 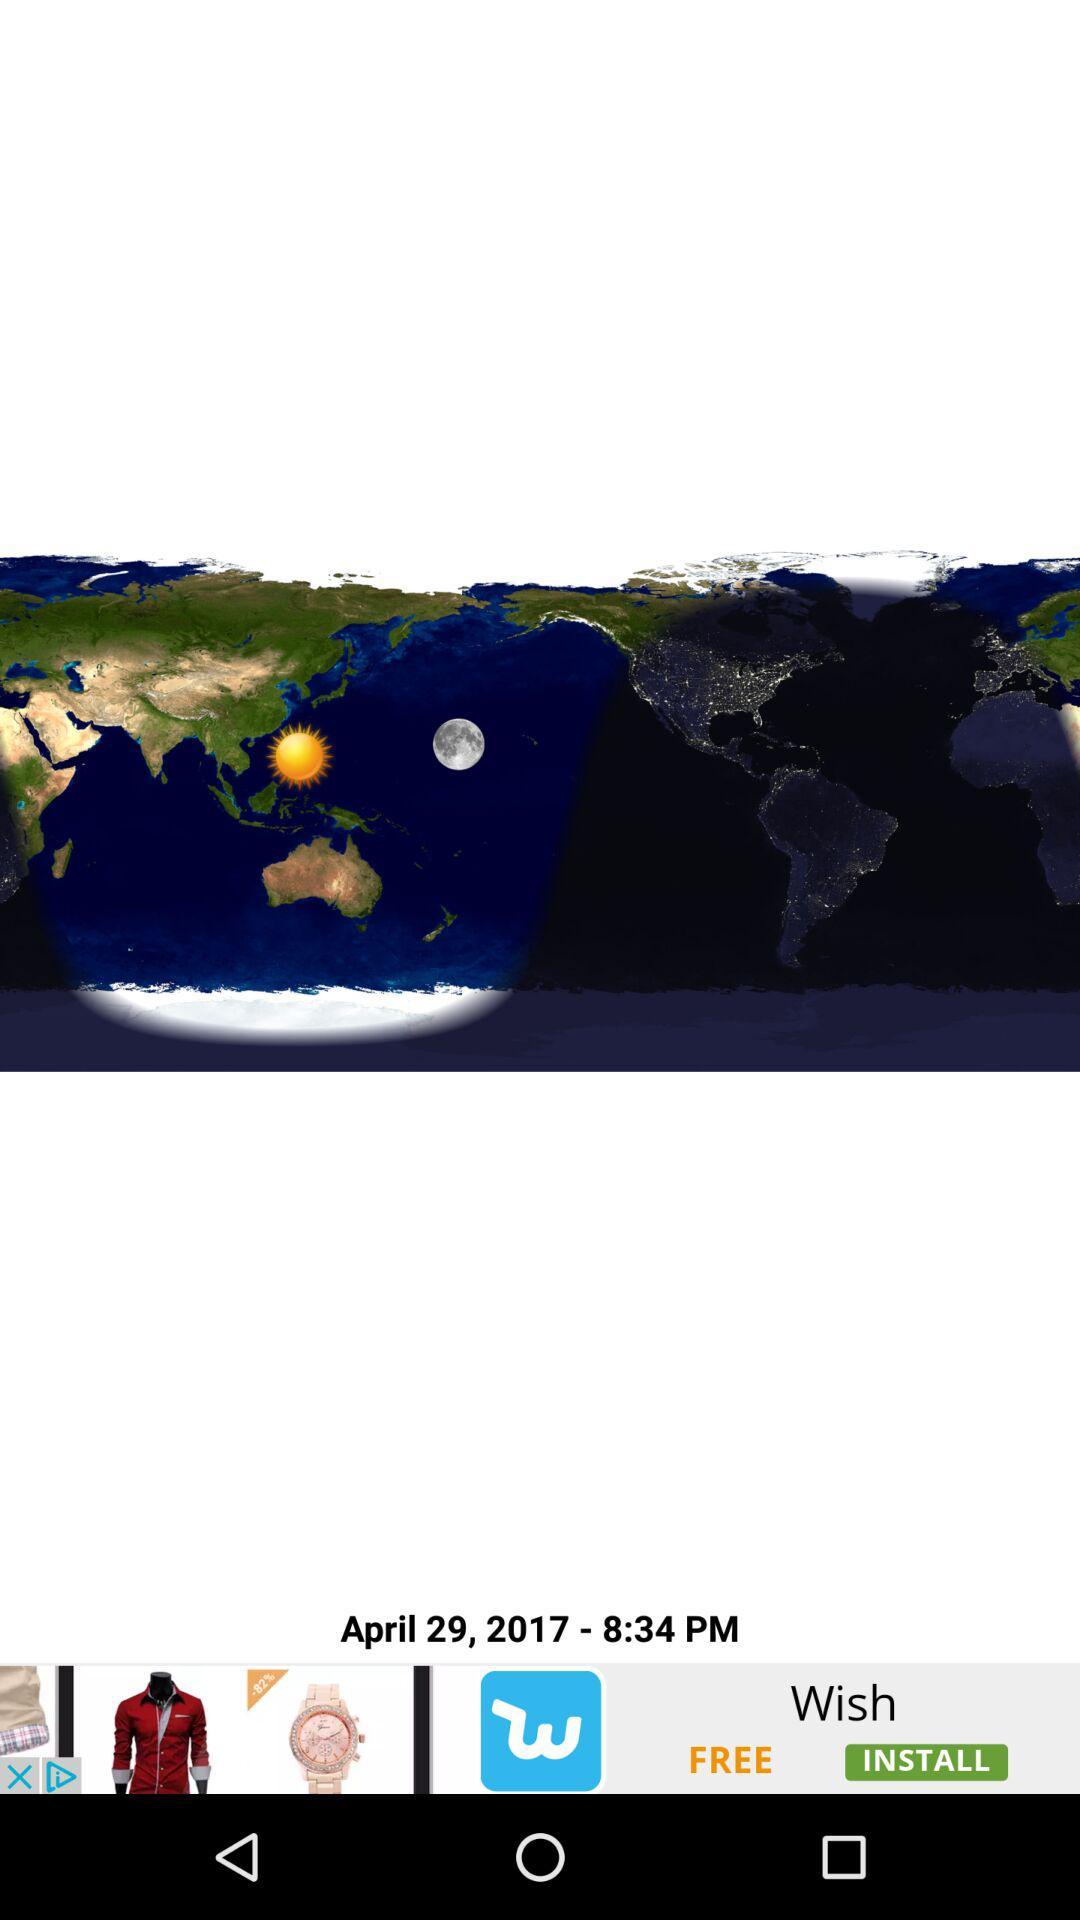 What do you see at coordinates (540, 1727) in the screenshot?
I see `install wish app` at bounding box center [540, 1727].